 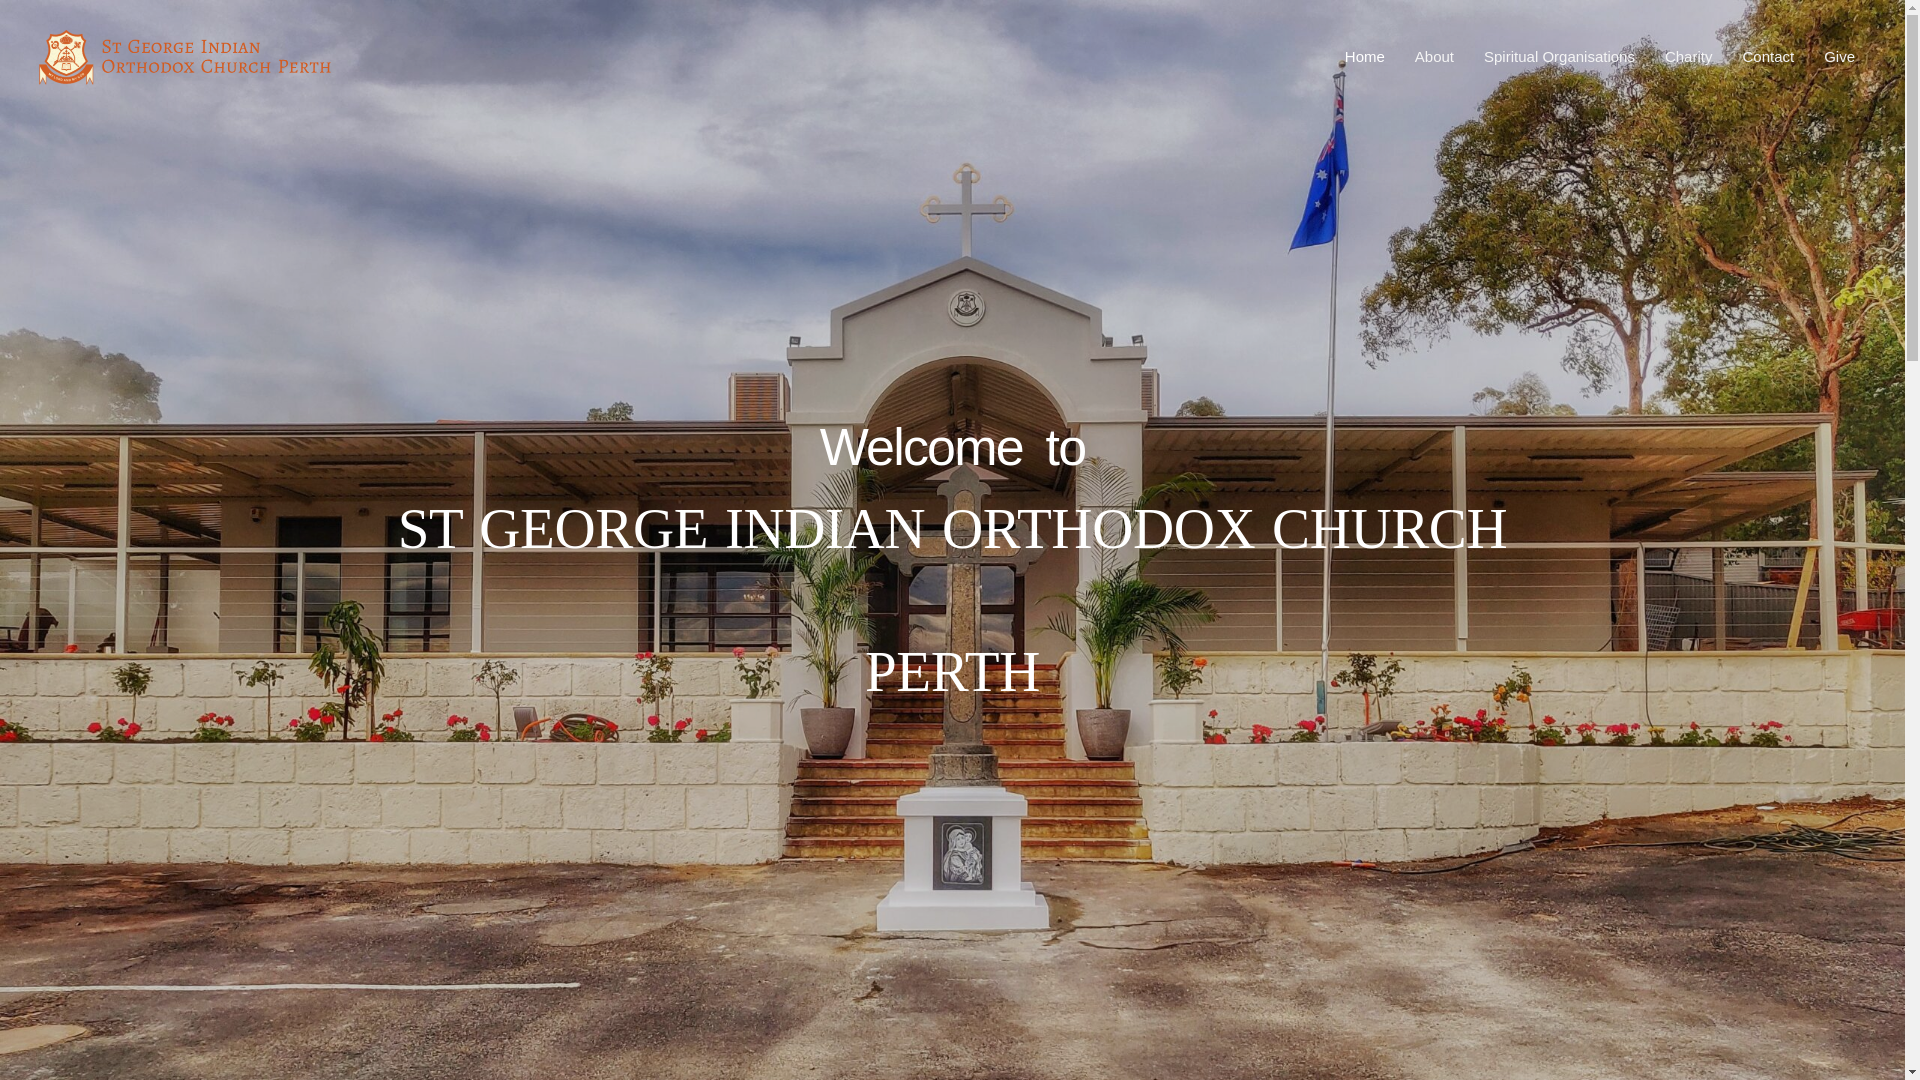 What do you see at coordinates (1399, 56) in the screenshot?
I see `'About'` at bounding box center [1399, 56].